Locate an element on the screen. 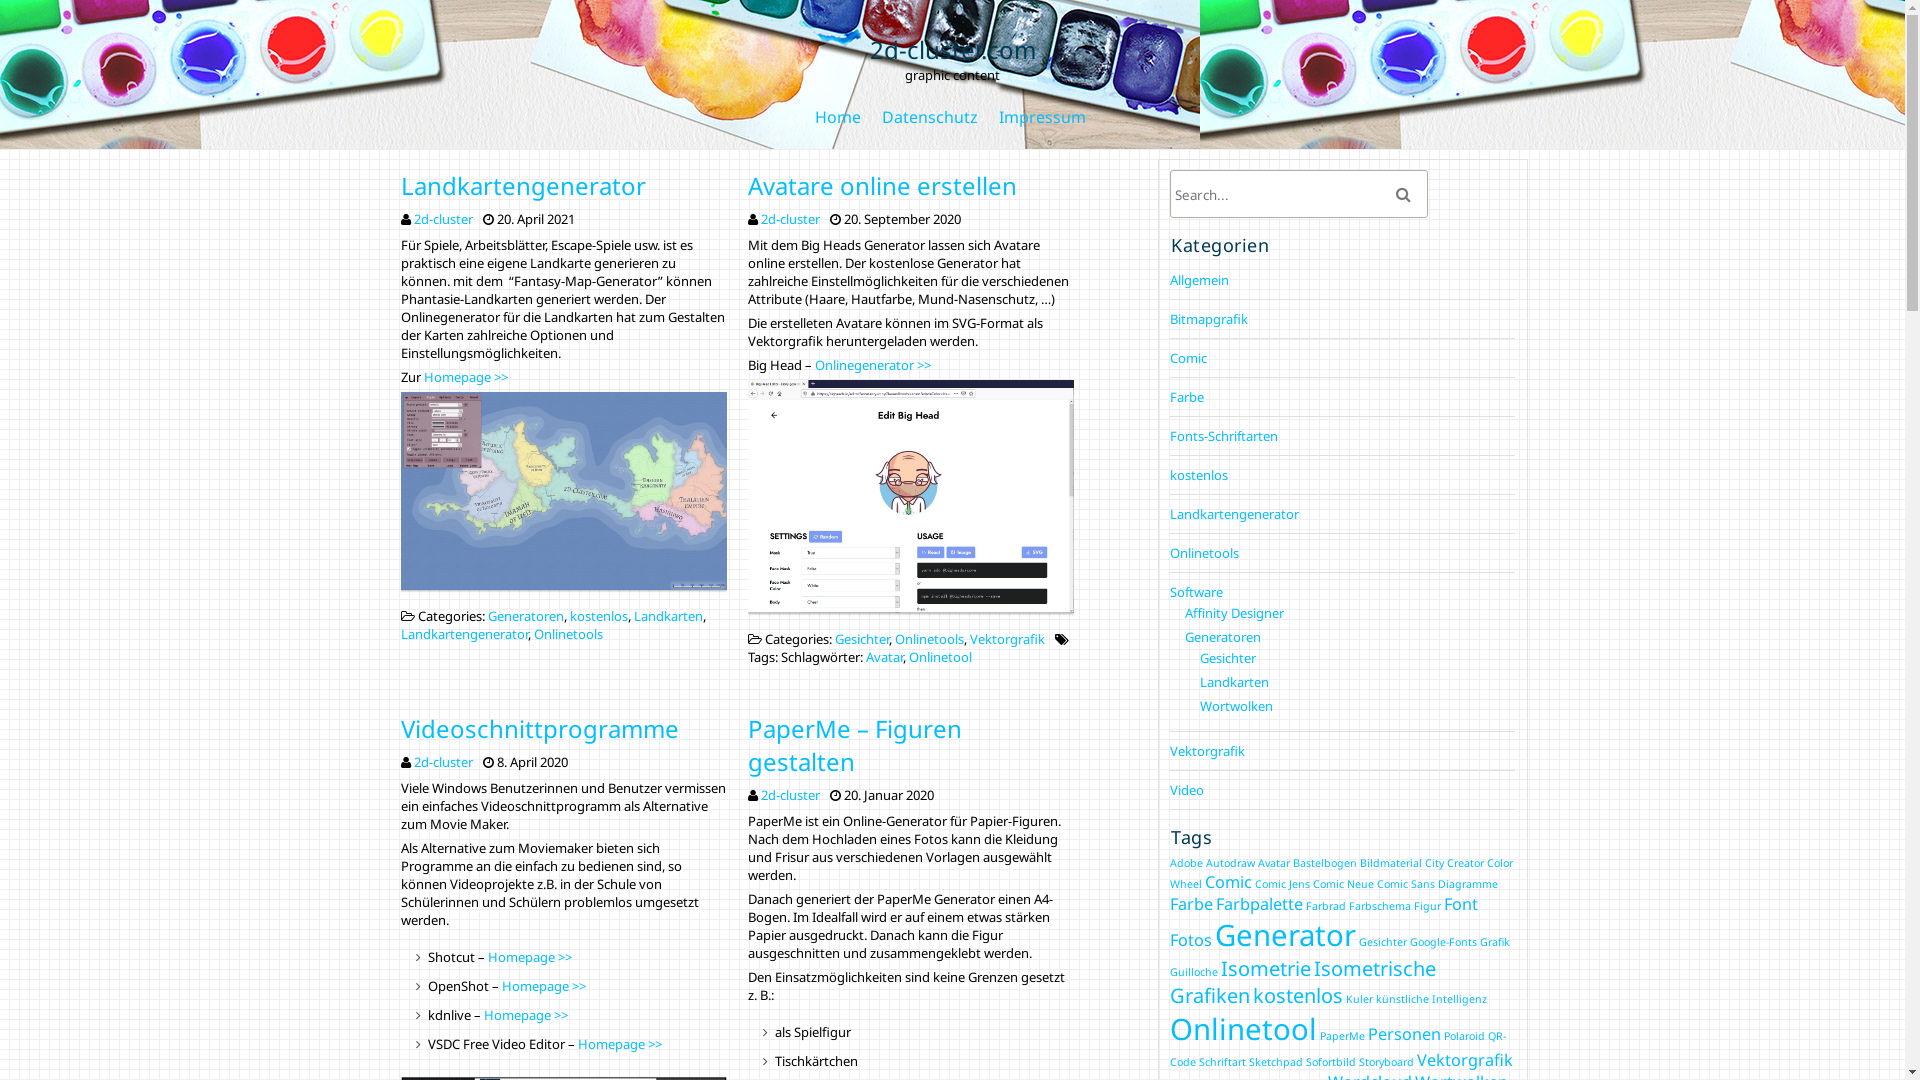 The width and height of the screenshot is (1920, 1080). 'Fonts-Schriftarten' is located at coordinates (1223, 434).